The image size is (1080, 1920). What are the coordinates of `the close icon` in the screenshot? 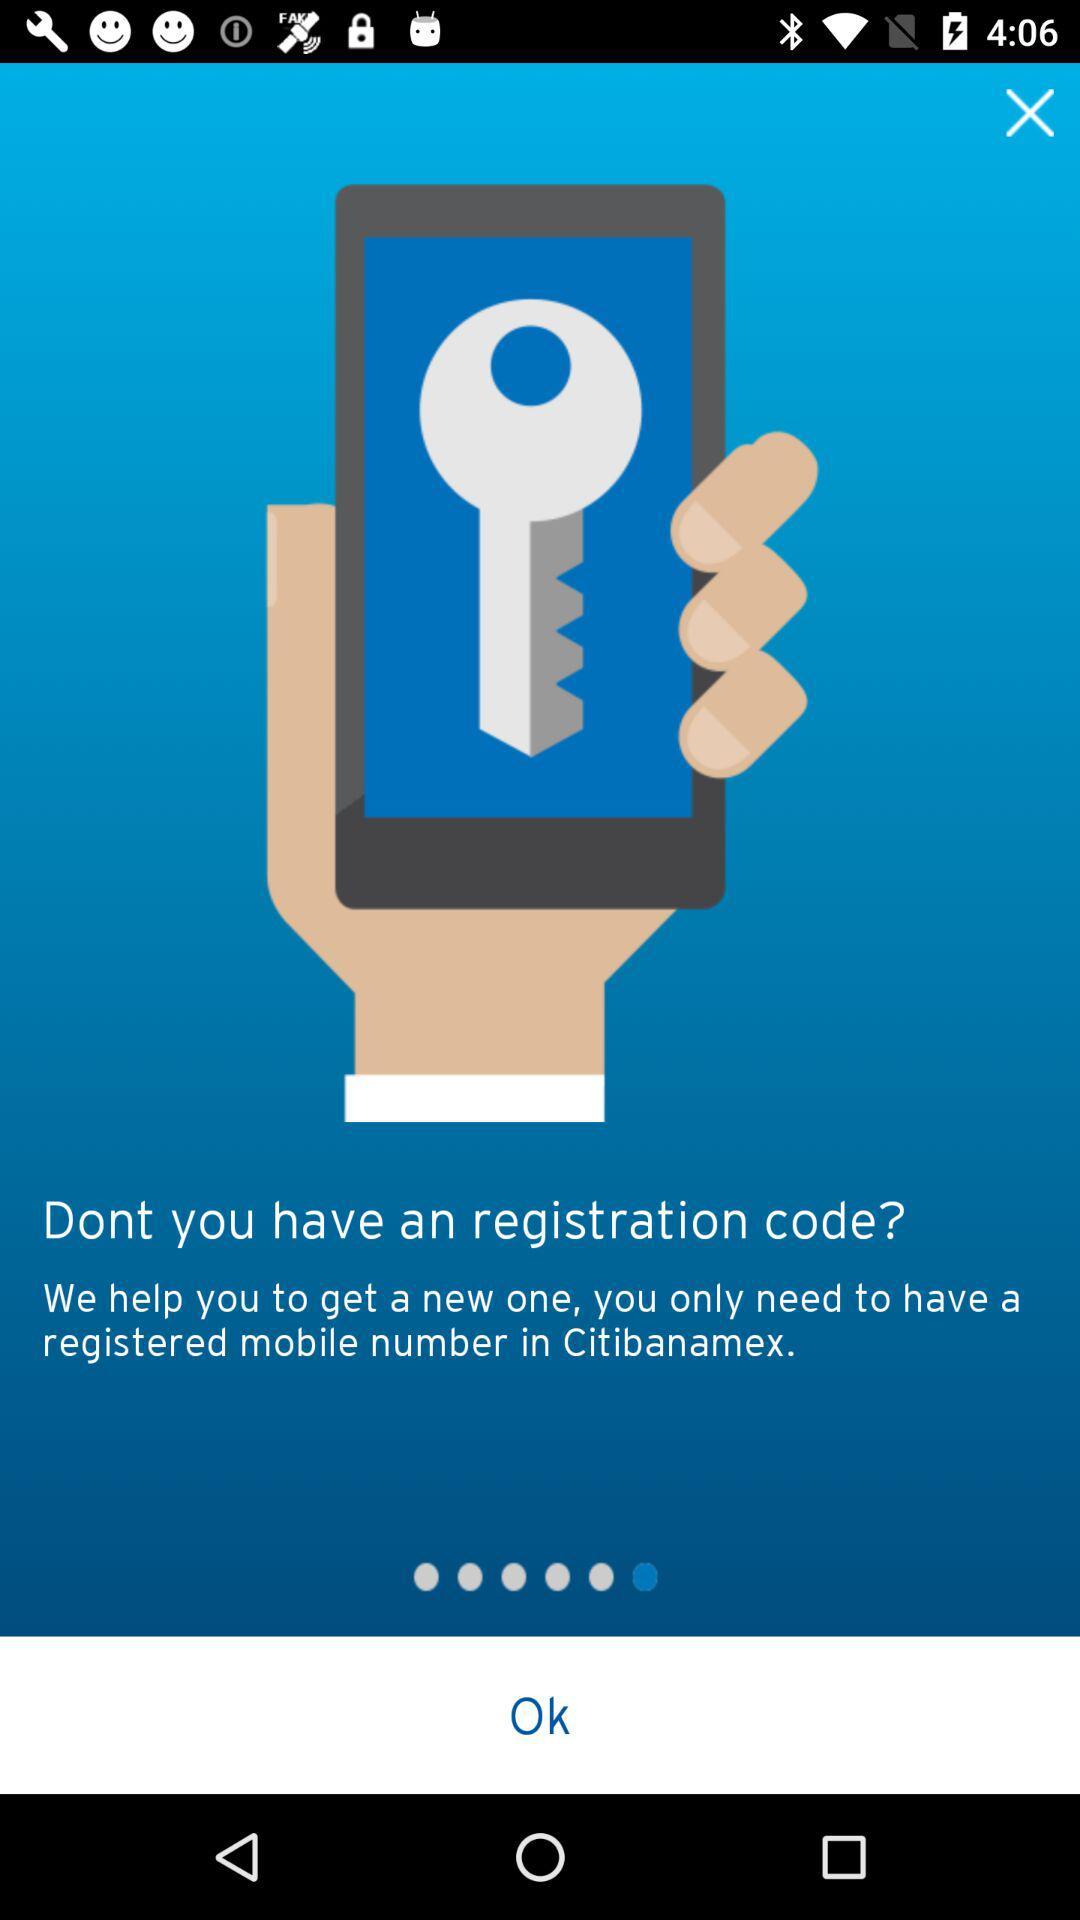 It's located at (1030, 111).